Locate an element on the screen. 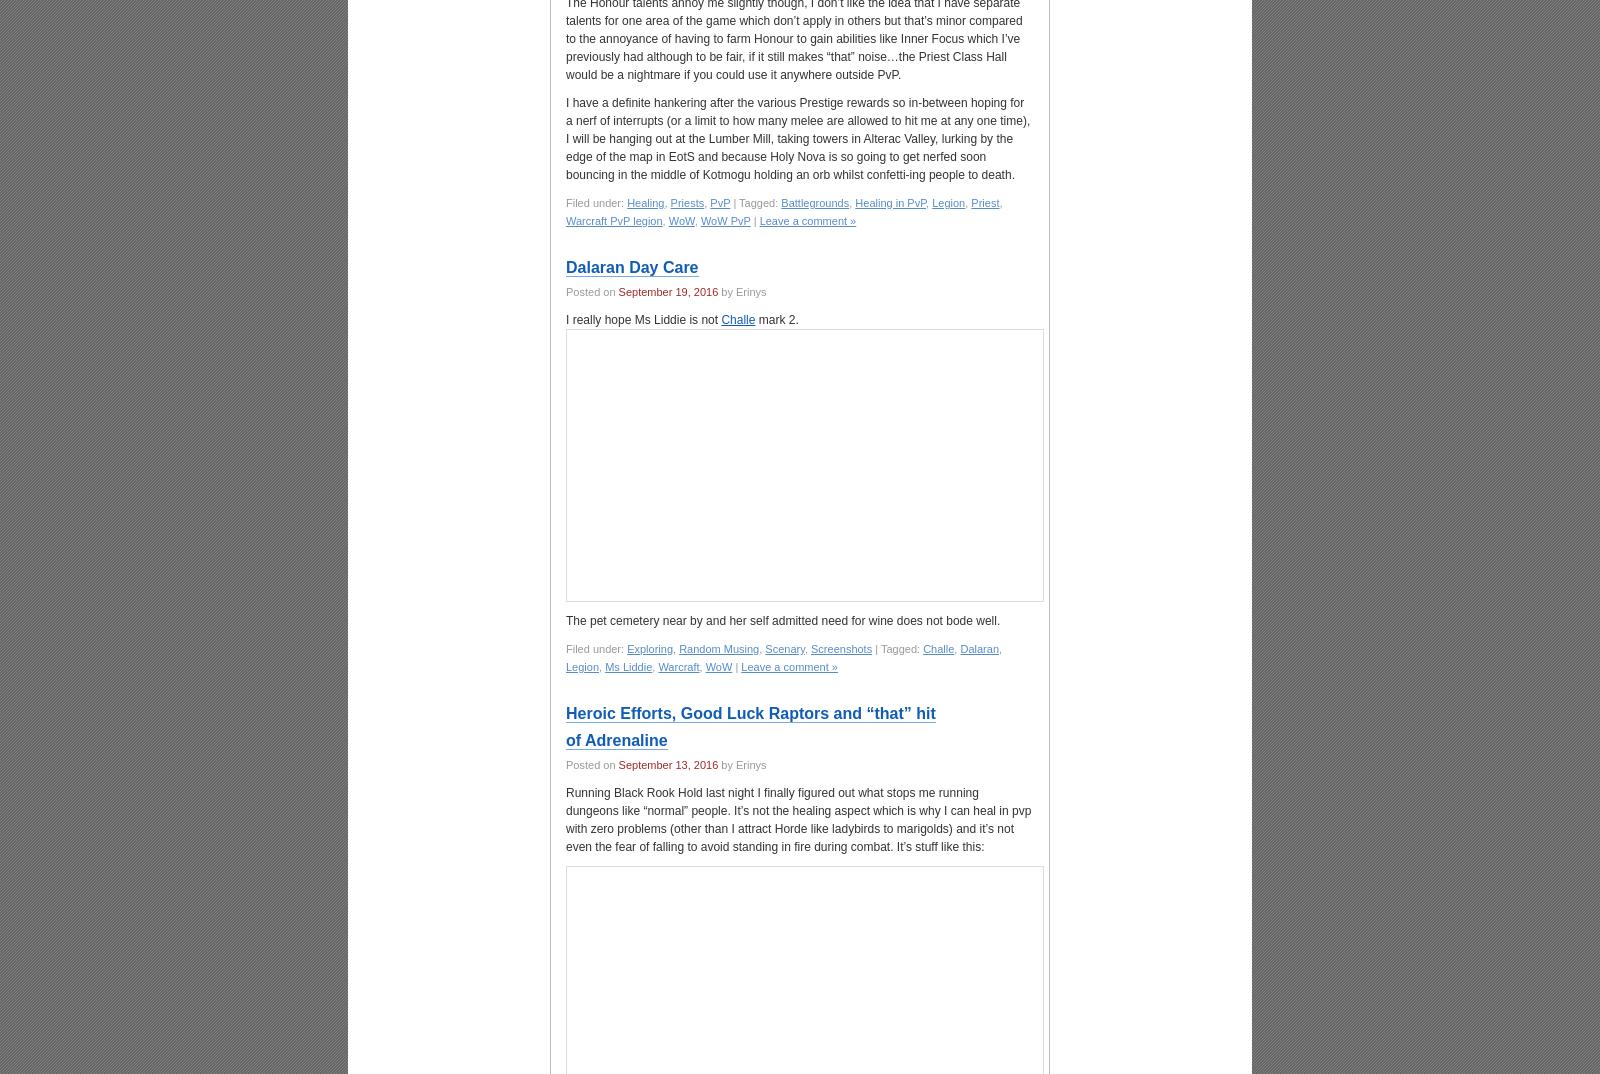 This screenshot has width=1600, height=1074. 'Dalaran Day Care' is located at coordinates (632, 266).